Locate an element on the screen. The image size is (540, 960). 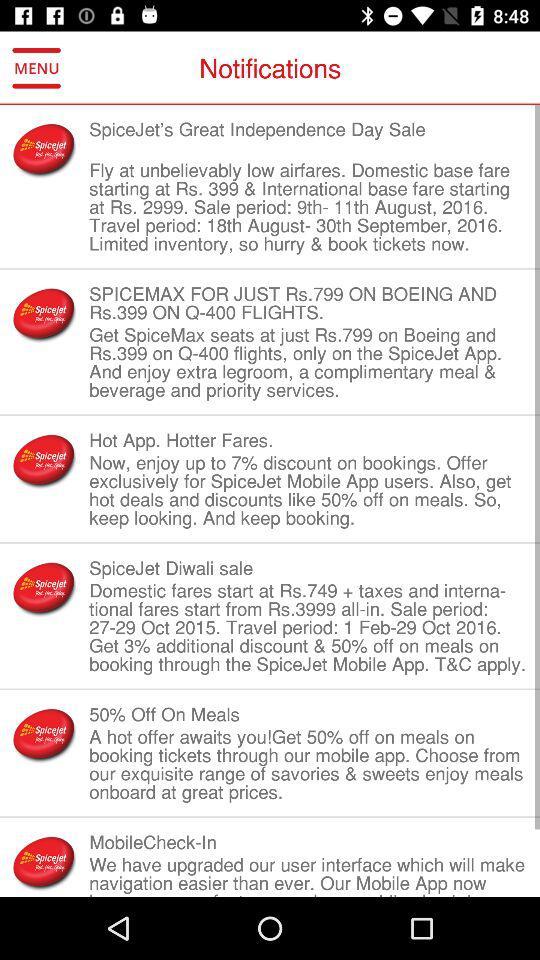
the spicejet diwali sale is located at coordinates (308, 568).